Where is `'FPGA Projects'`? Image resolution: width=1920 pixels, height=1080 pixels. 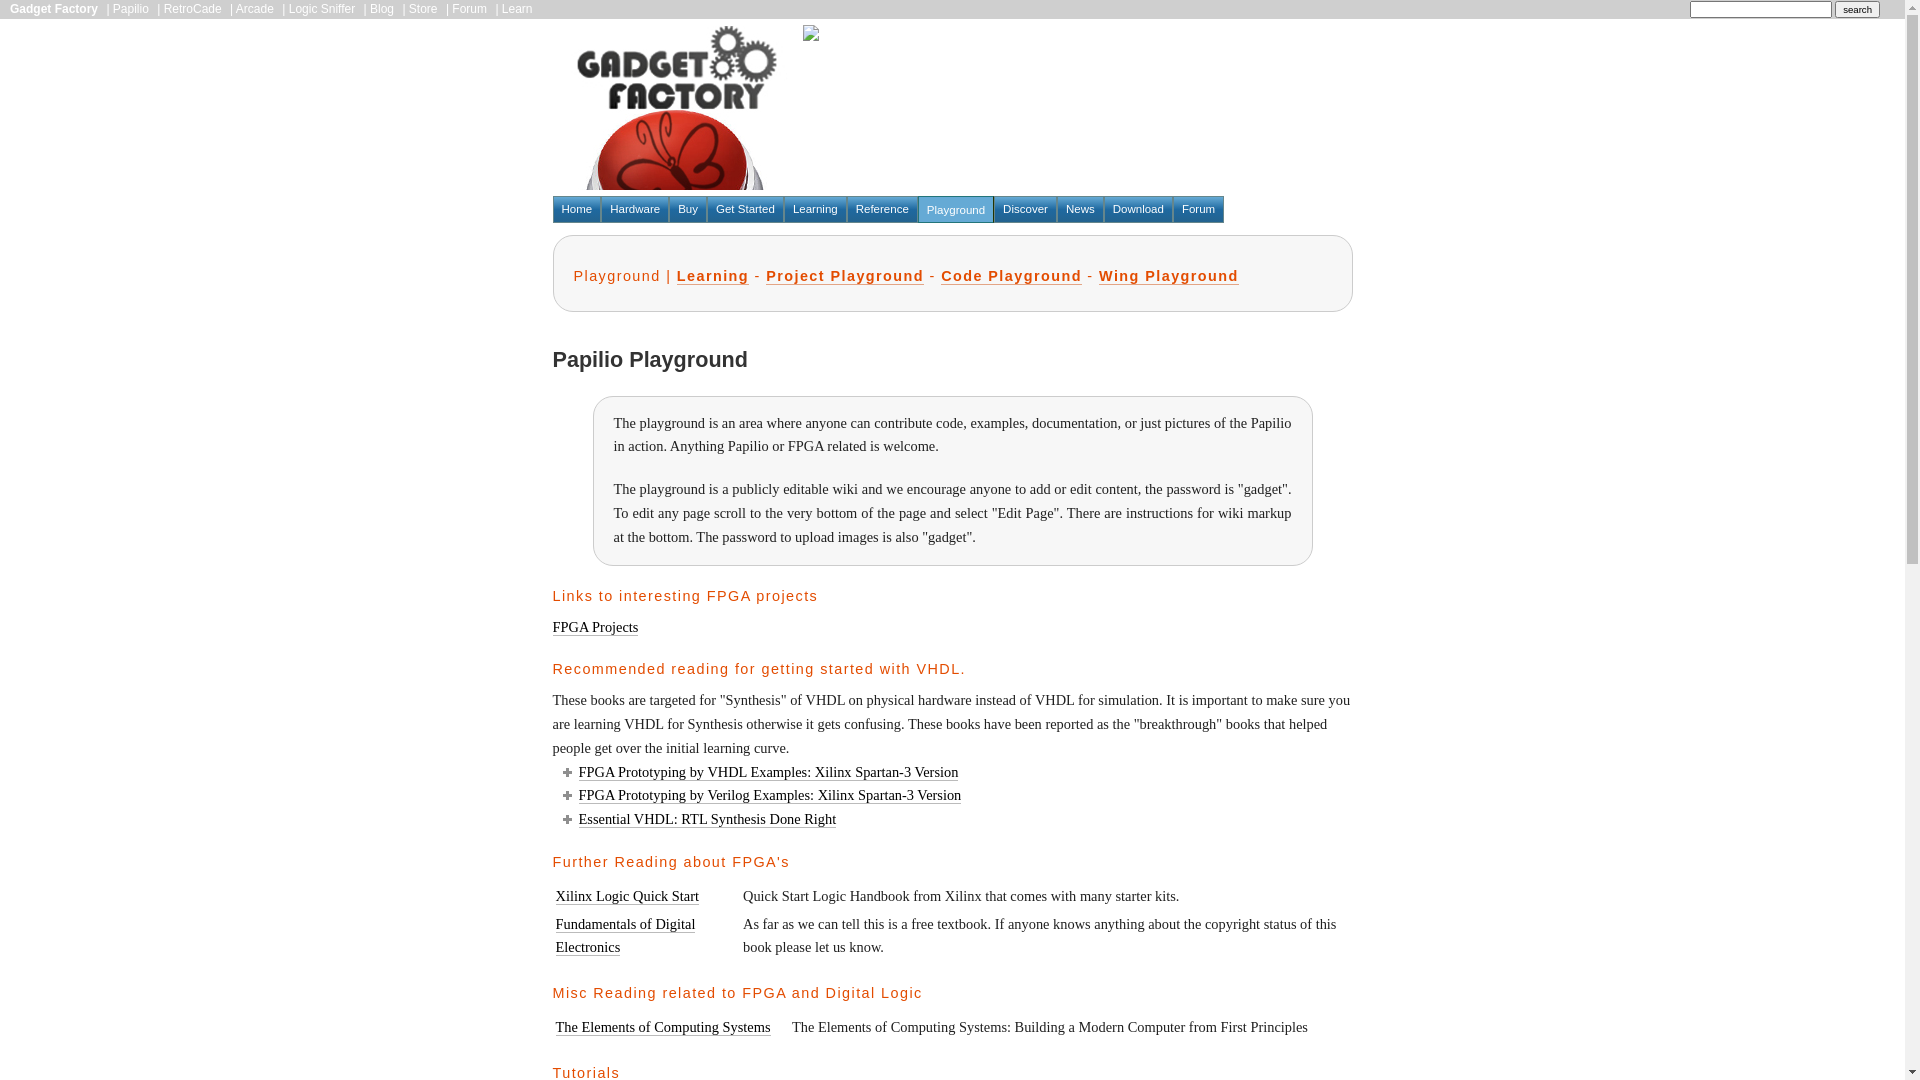
'FPGA Projects' is located at coordinates (594, 626).